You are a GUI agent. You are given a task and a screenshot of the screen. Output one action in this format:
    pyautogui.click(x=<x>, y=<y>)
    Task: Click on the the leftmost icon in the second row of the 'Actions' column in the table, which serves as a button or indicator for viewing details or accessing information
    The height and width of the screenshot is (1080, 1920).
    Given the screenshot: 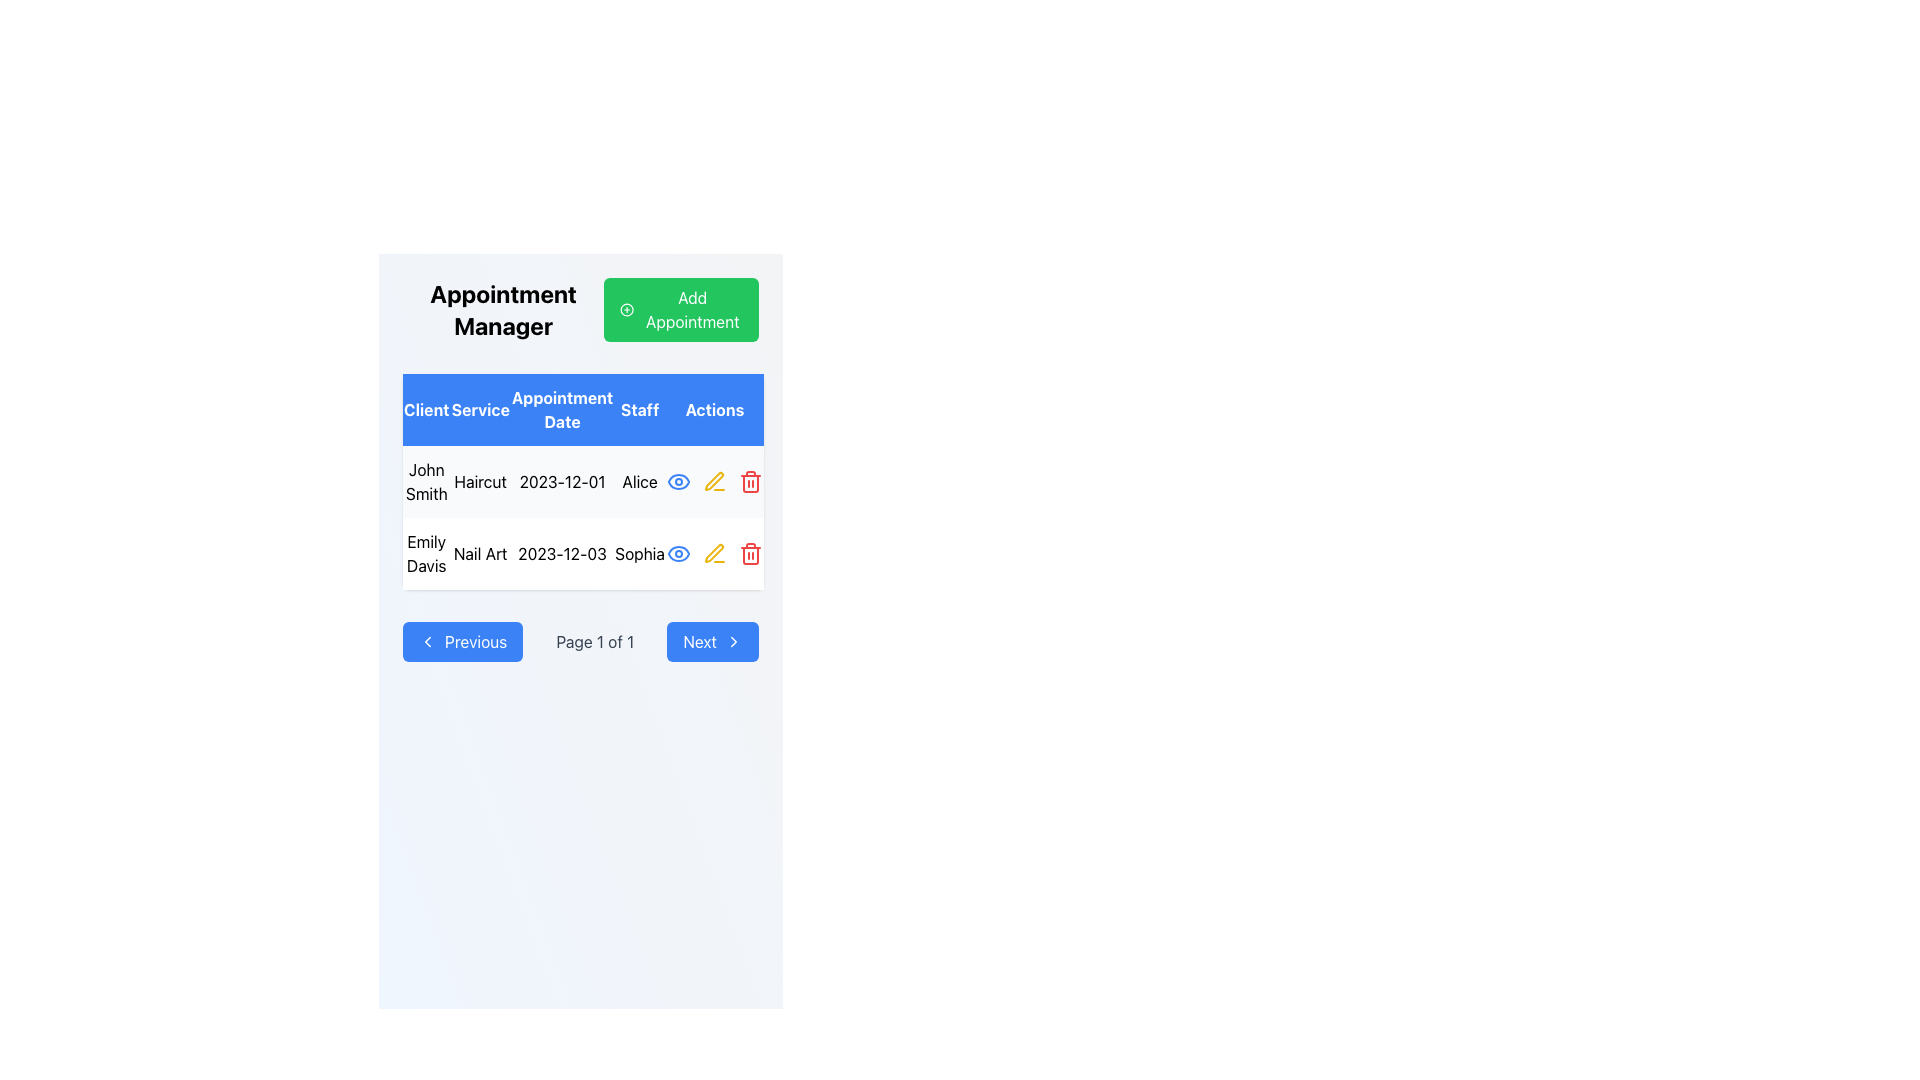 What is the action you would take?
    pyautogui.click(x=678, y=482)
    